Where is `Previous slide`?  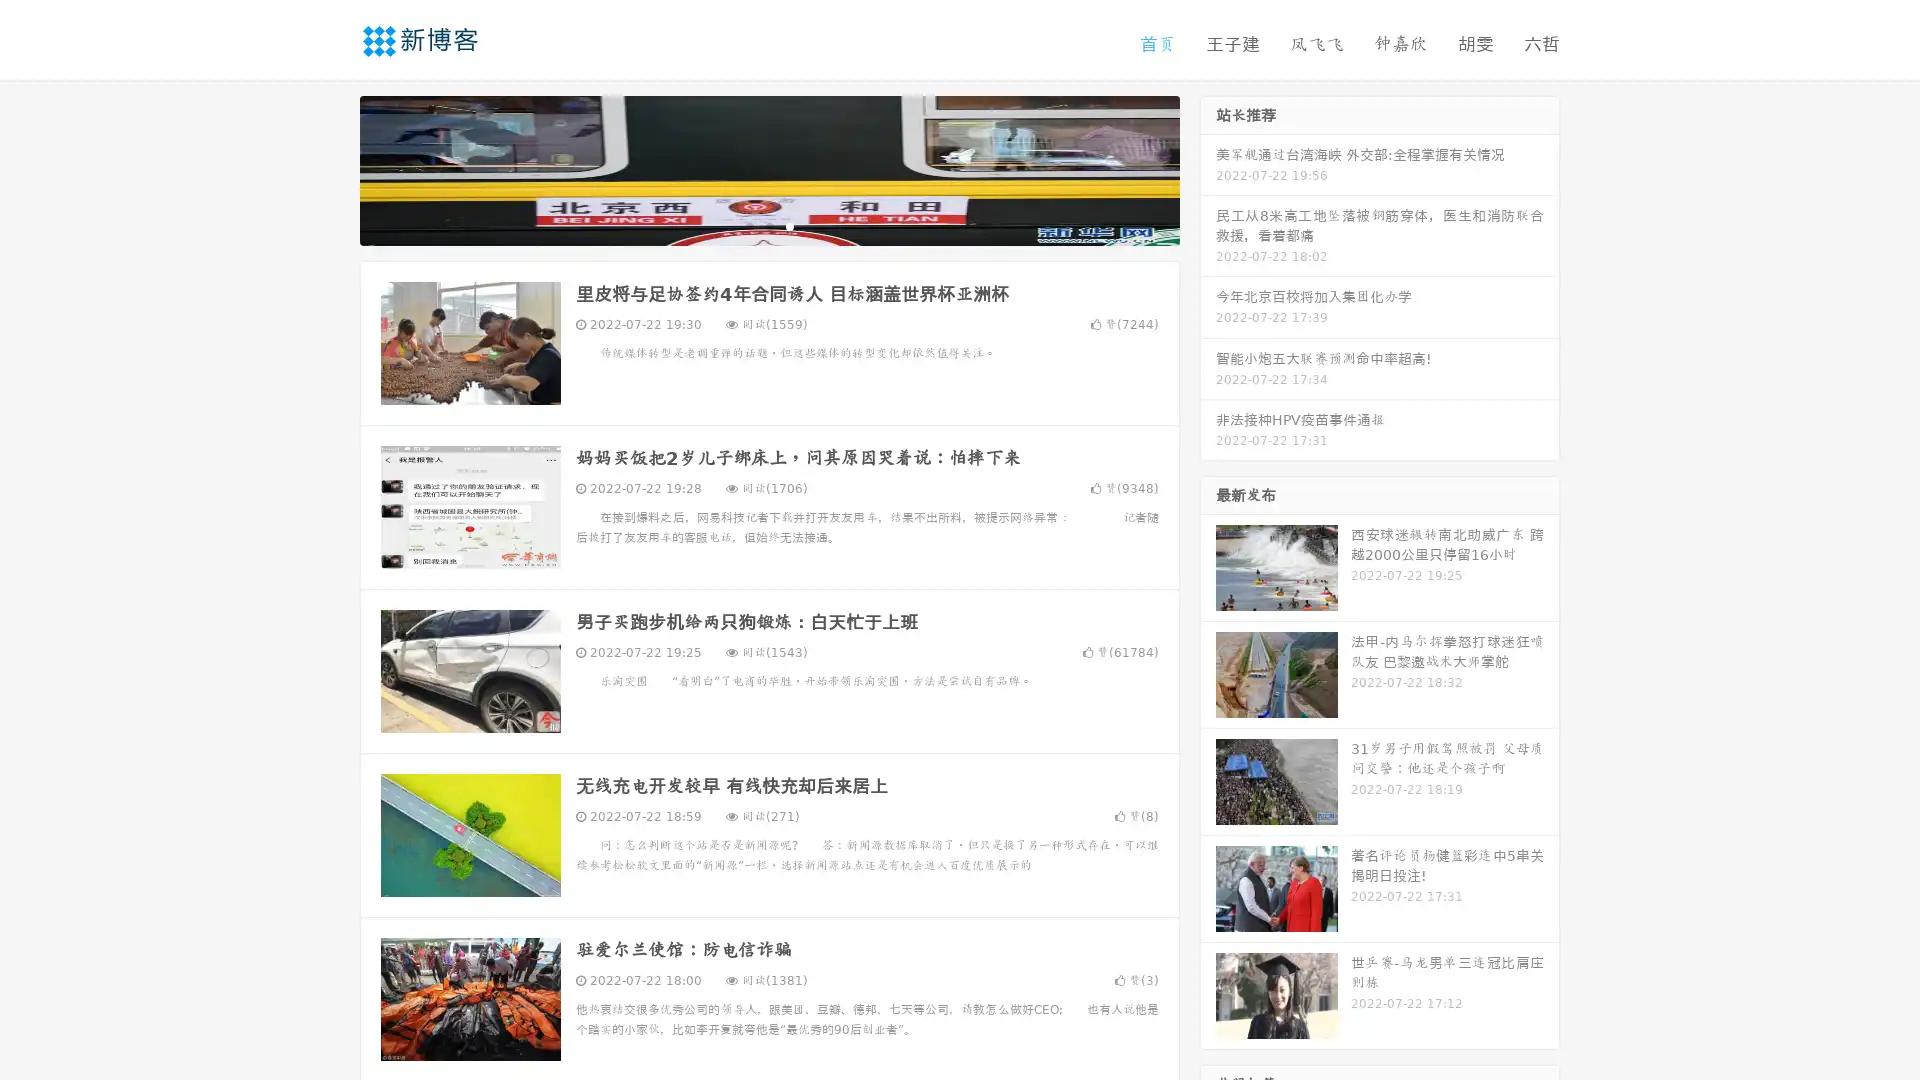 Previous slide is located at coordinates (330, 168).